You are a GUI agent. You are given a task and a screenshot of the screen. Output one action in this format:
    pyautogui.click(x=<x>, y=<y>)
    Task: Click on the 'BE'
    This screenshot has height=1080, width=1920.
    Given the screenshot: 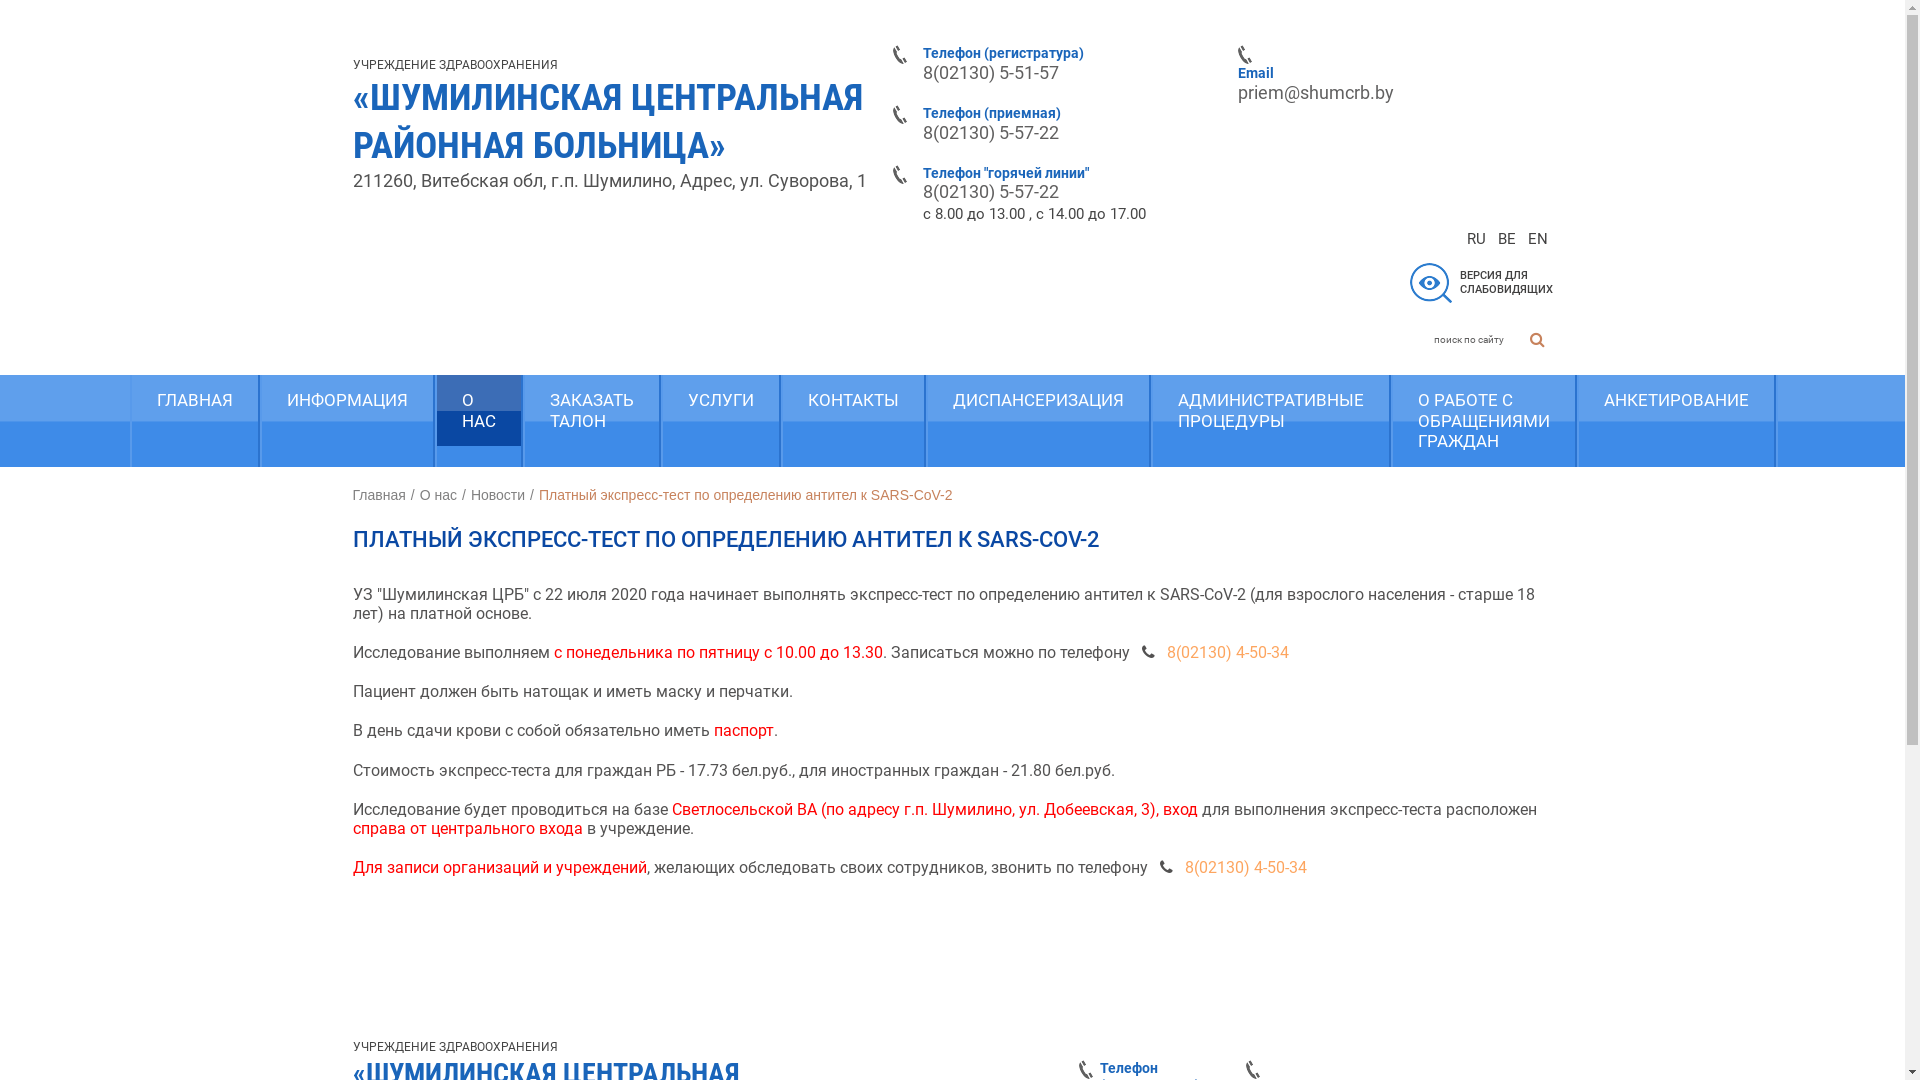 What is the action you would take?
    pyautogui.click(x=1506, y=238)
    